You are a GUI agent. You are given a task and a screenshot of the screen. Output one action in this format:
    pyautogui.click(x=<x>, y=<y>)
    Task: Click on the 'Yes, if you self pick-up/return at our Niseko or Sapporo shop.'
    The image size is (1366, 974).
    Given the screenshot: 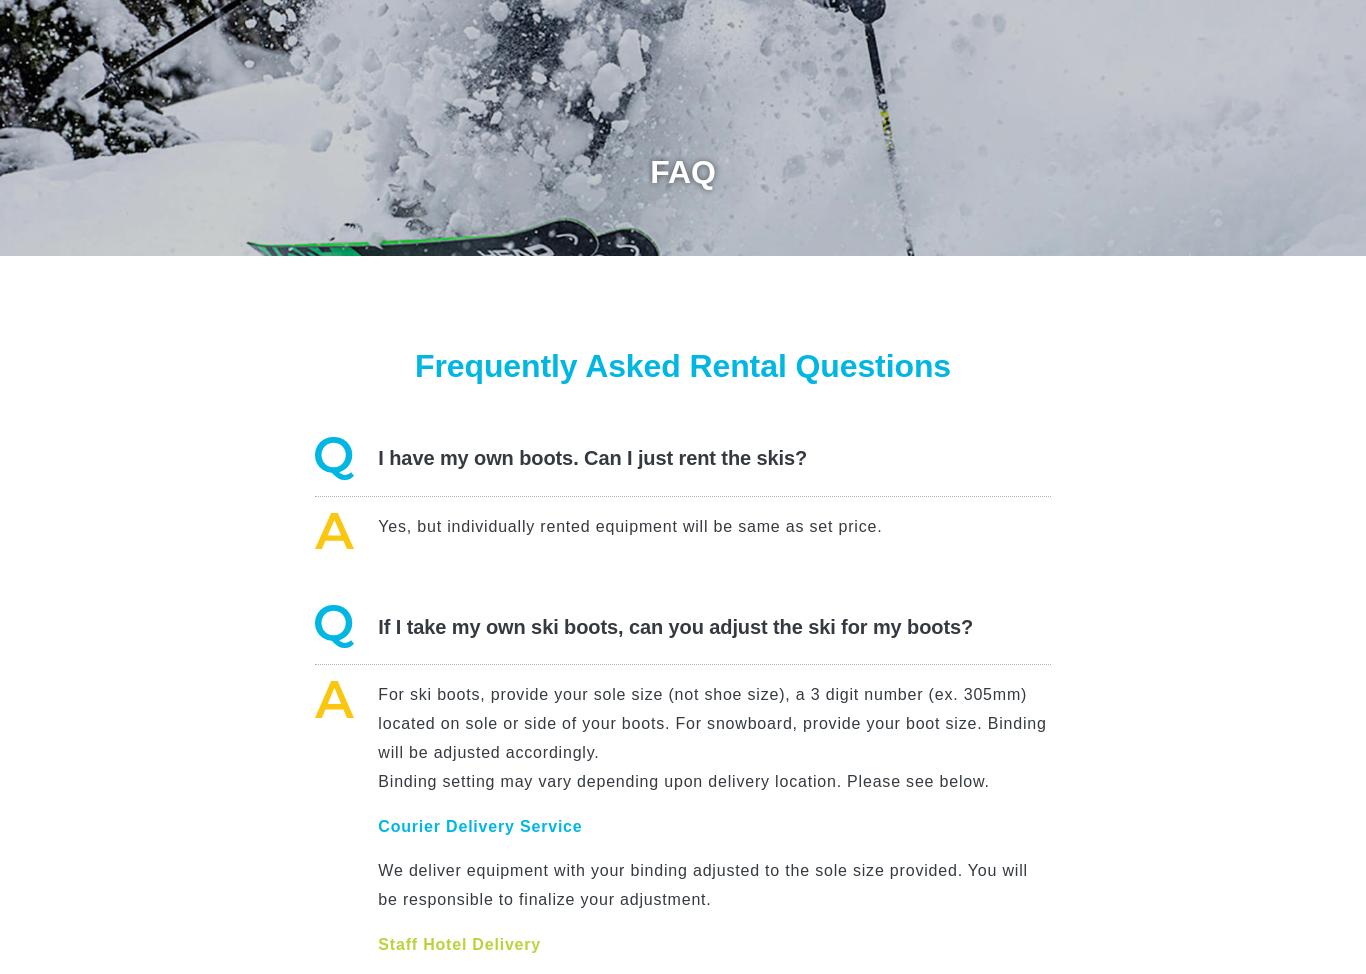 What is the action you would take?
    pyautogui.click(x=616, y=958)
    